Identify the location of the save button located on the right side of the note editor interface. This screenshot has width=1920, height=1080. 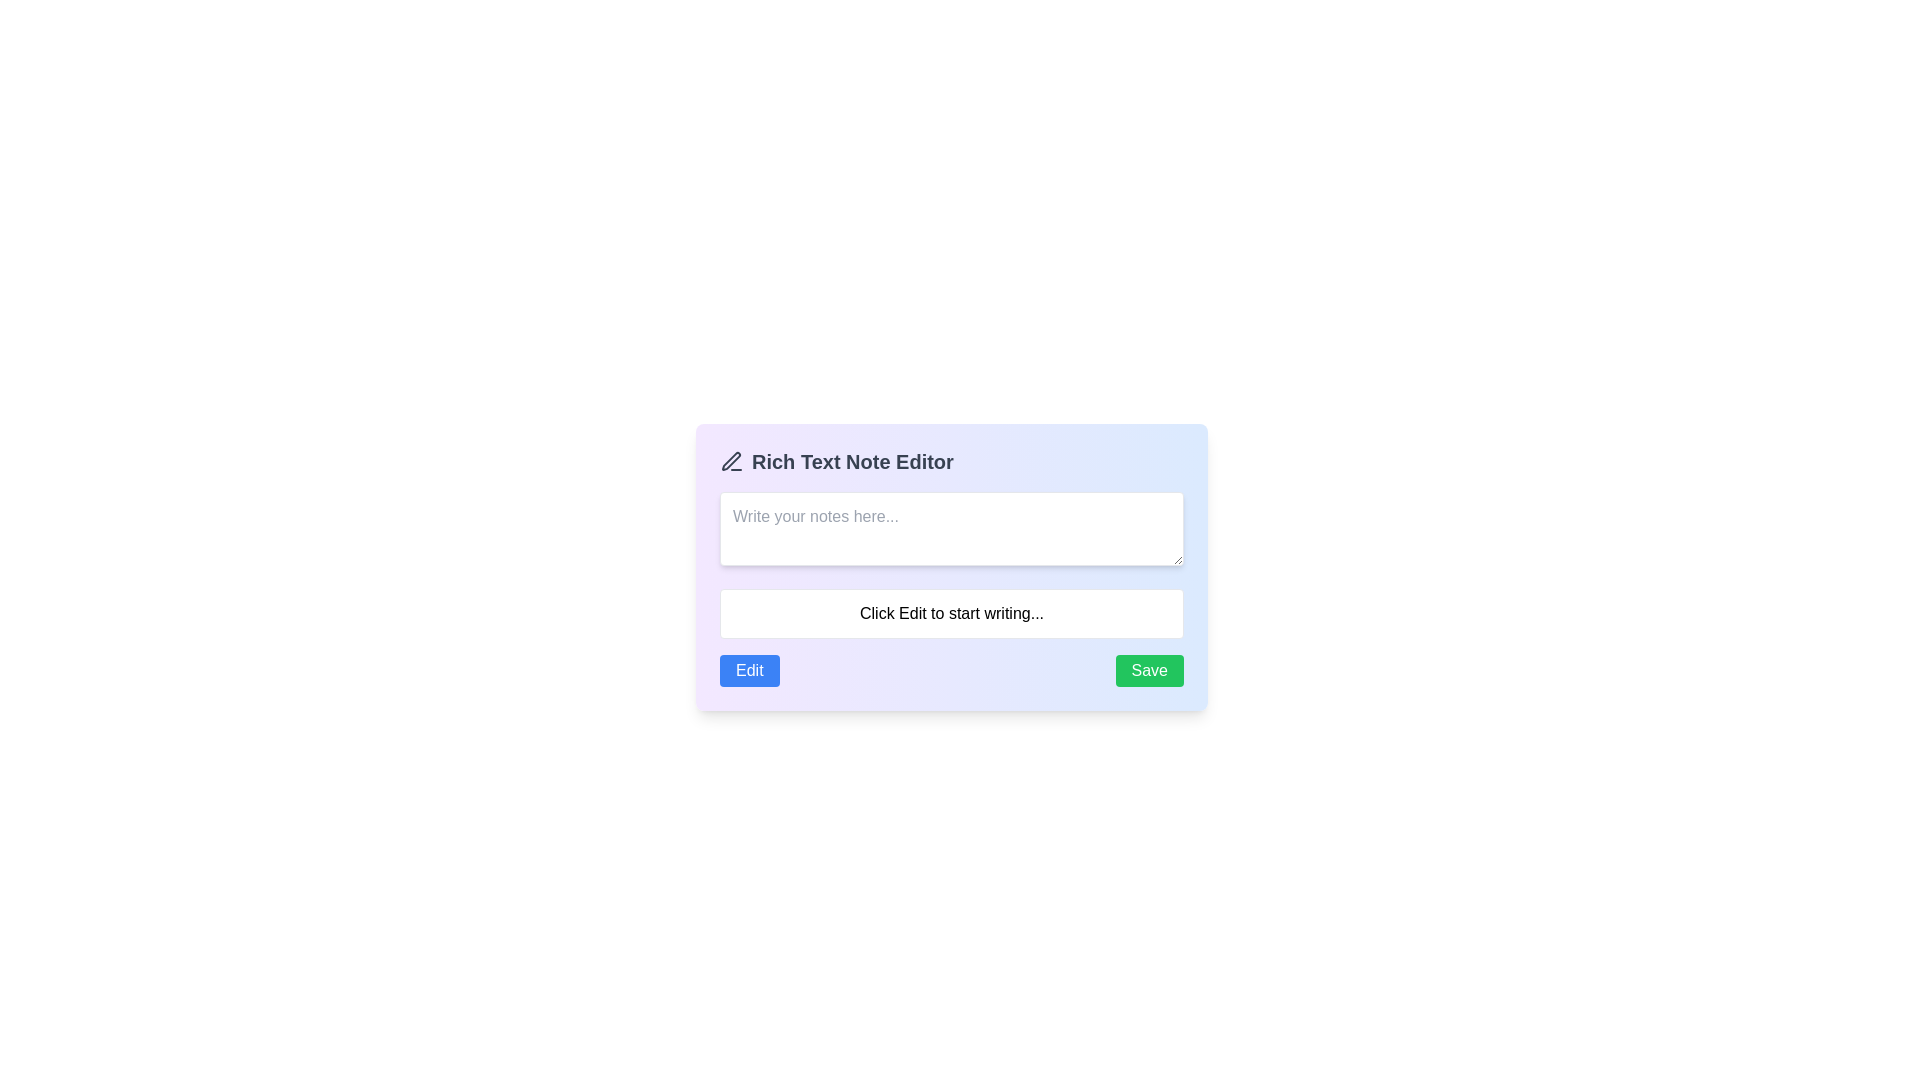
(1149, 671).